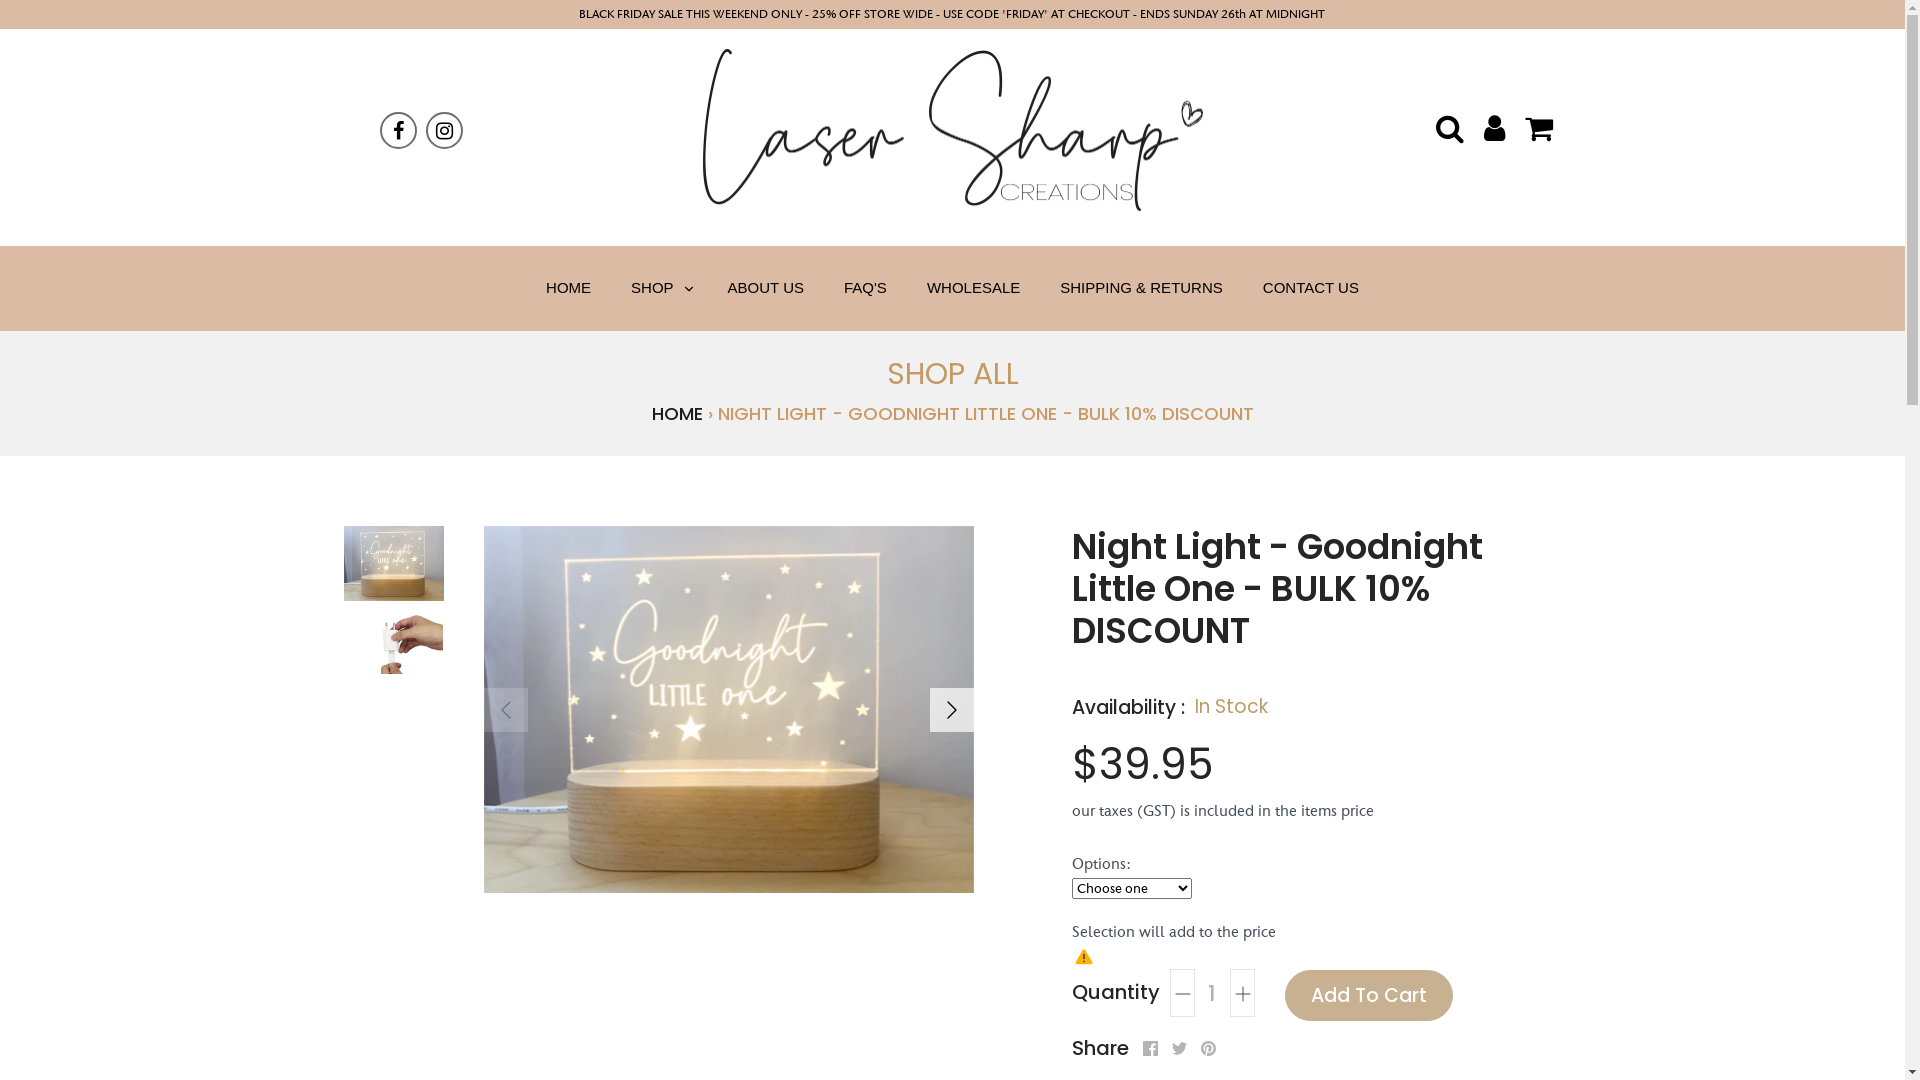 Image resolution: width=1920 pixels, height=1080 pixels. Describe the element at coordinates (1149, 1047) in the screenshot. I see `'Facebook` at that location.